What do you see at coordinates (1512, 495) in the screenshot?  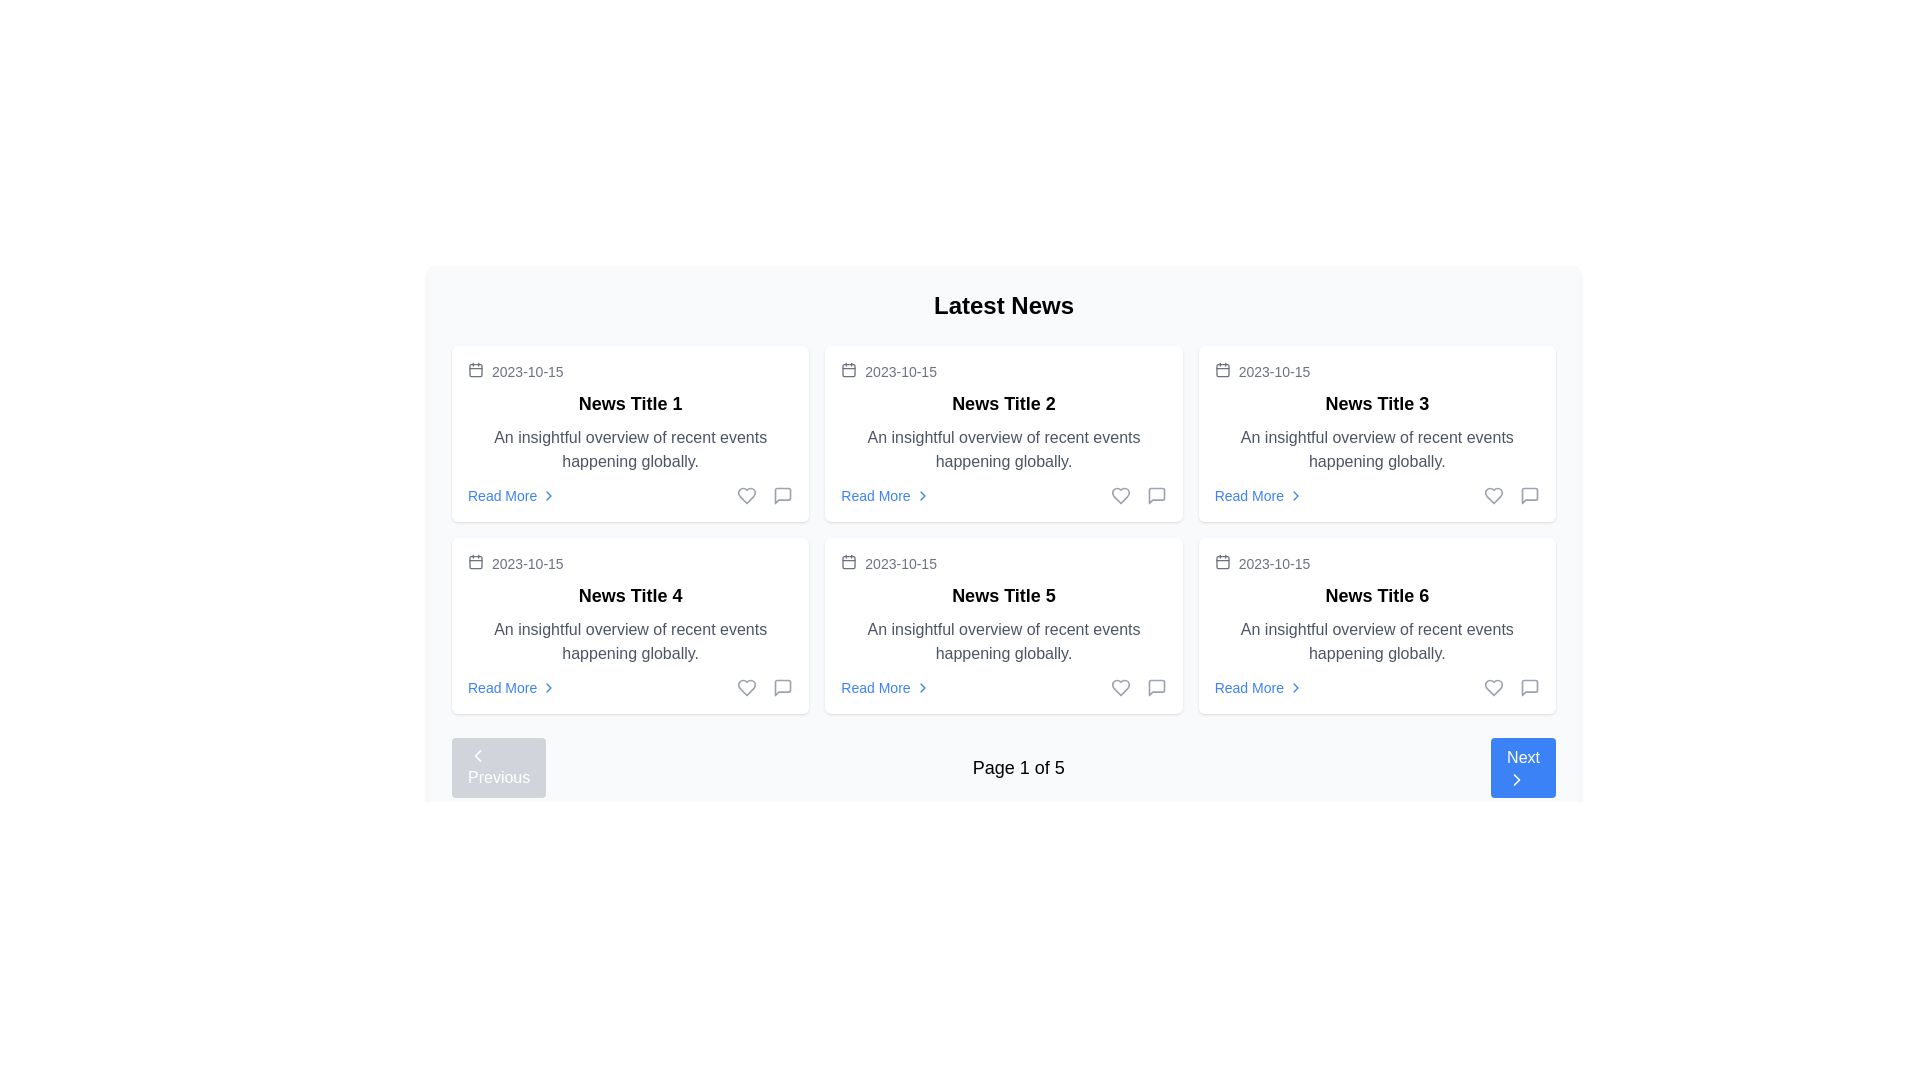 I see `the heart icon in the interactive icon group located at the bottom-right corner of the third news card to like the post` at bounding box center [1512, 495].